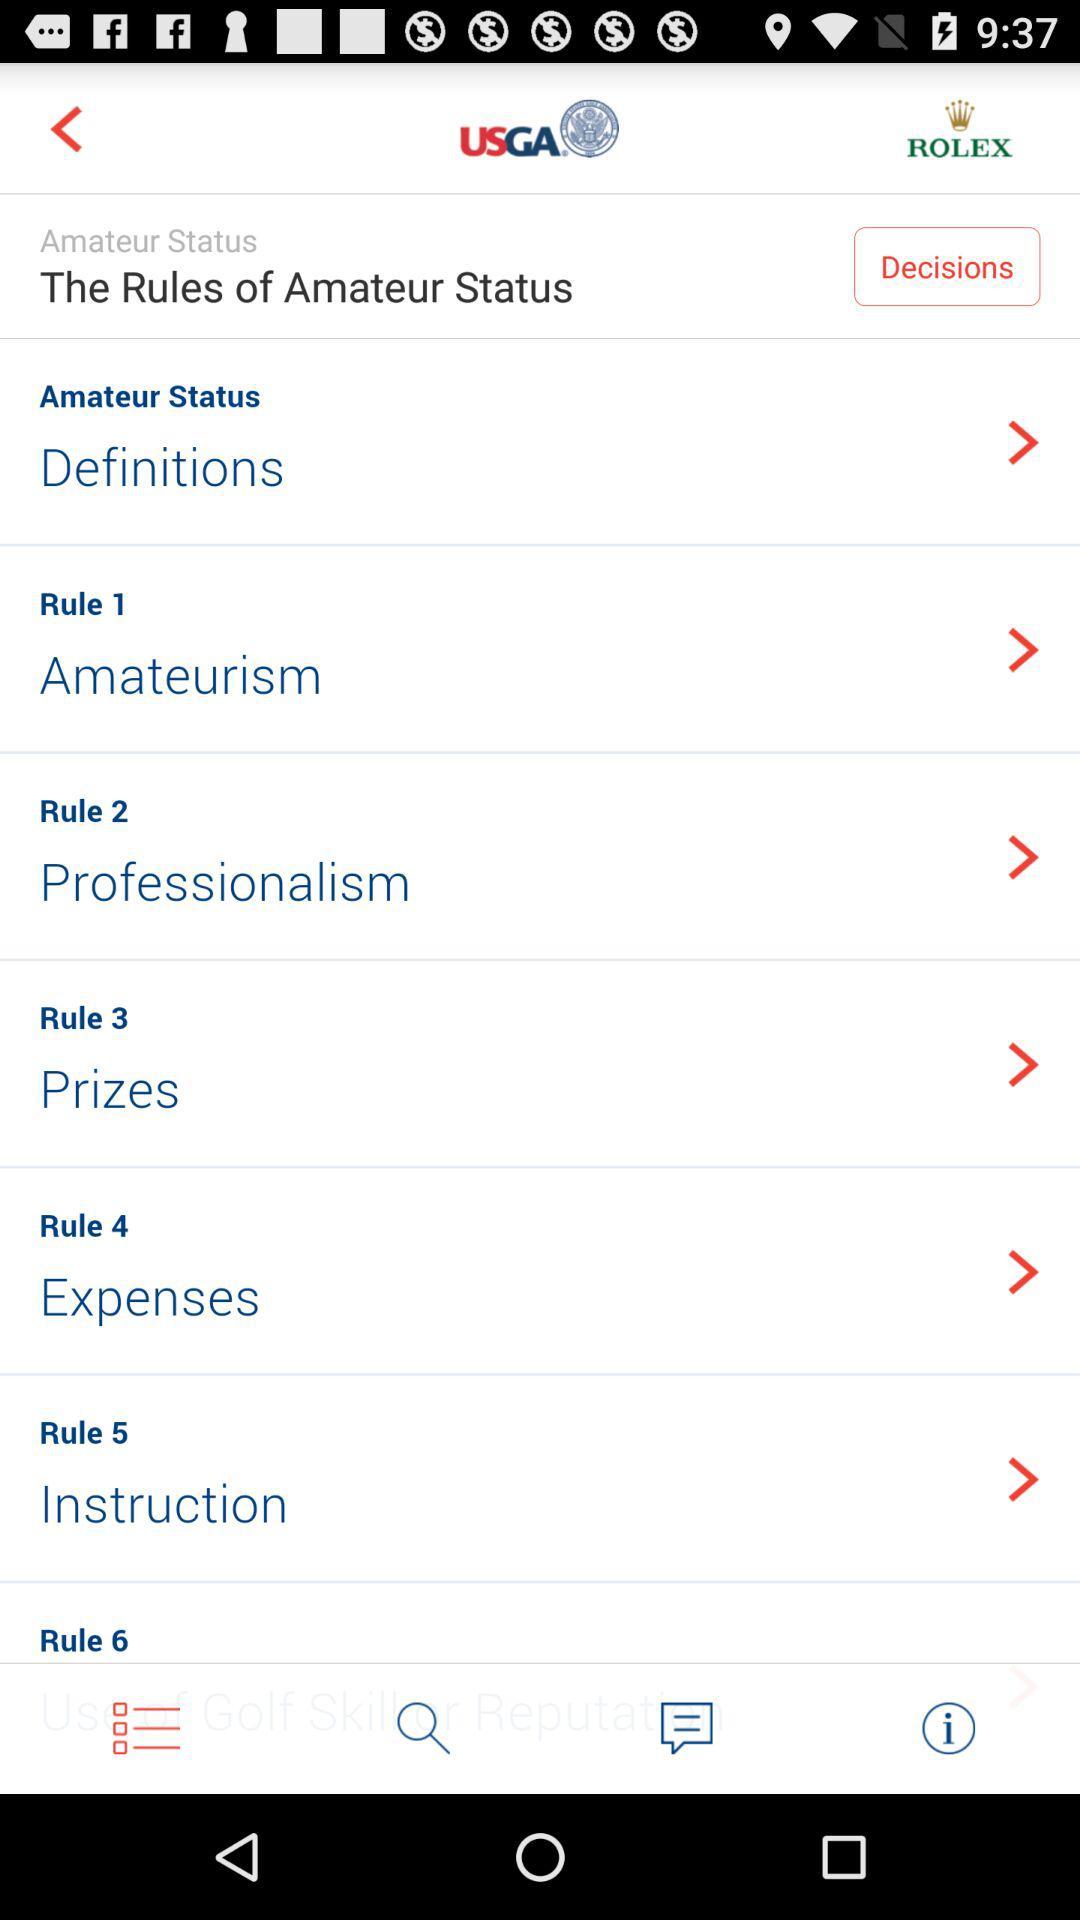 Image resolution: width=1080 pixels, height=1920 pixels. What do you see at coordinates (540, 136) in the screenshot?
I see `the sliders icon` at bounding box center [540, 136].